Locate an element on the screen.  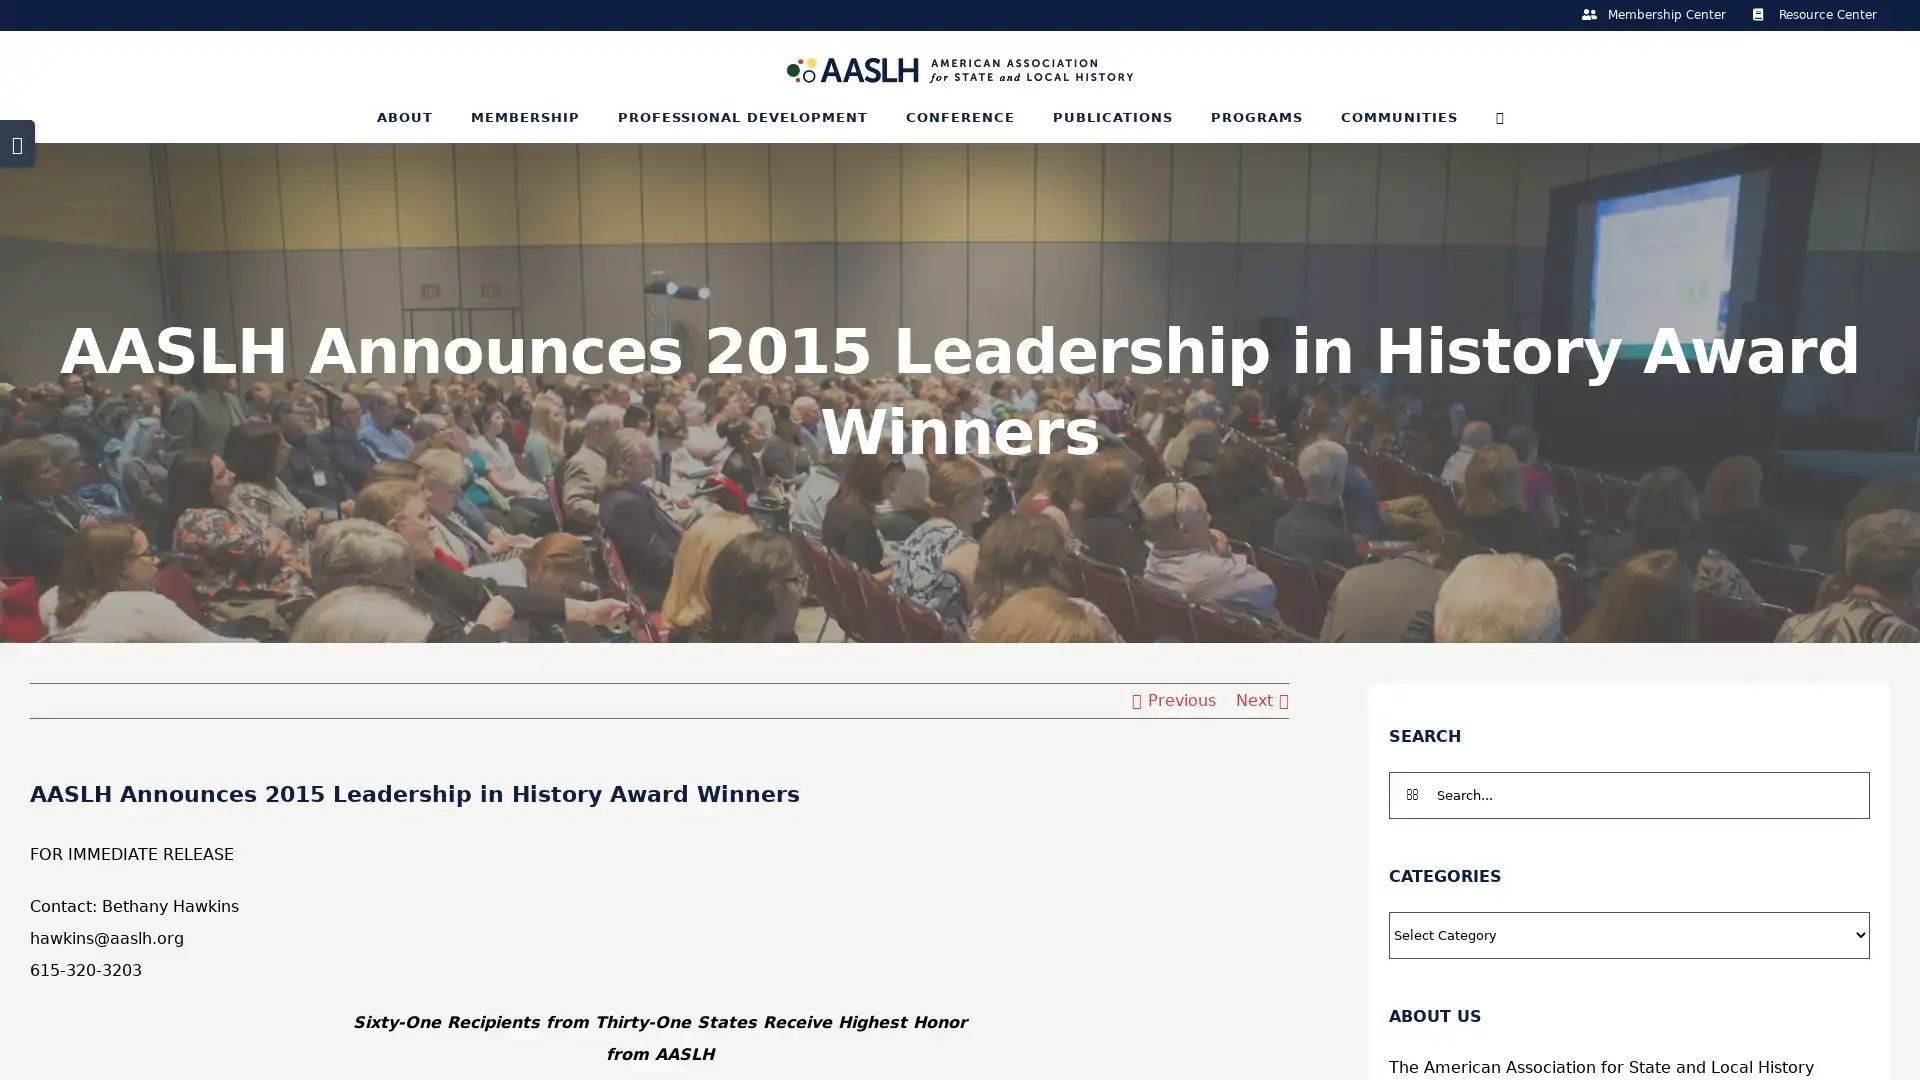
Search is located at coordinates (1411, 794).